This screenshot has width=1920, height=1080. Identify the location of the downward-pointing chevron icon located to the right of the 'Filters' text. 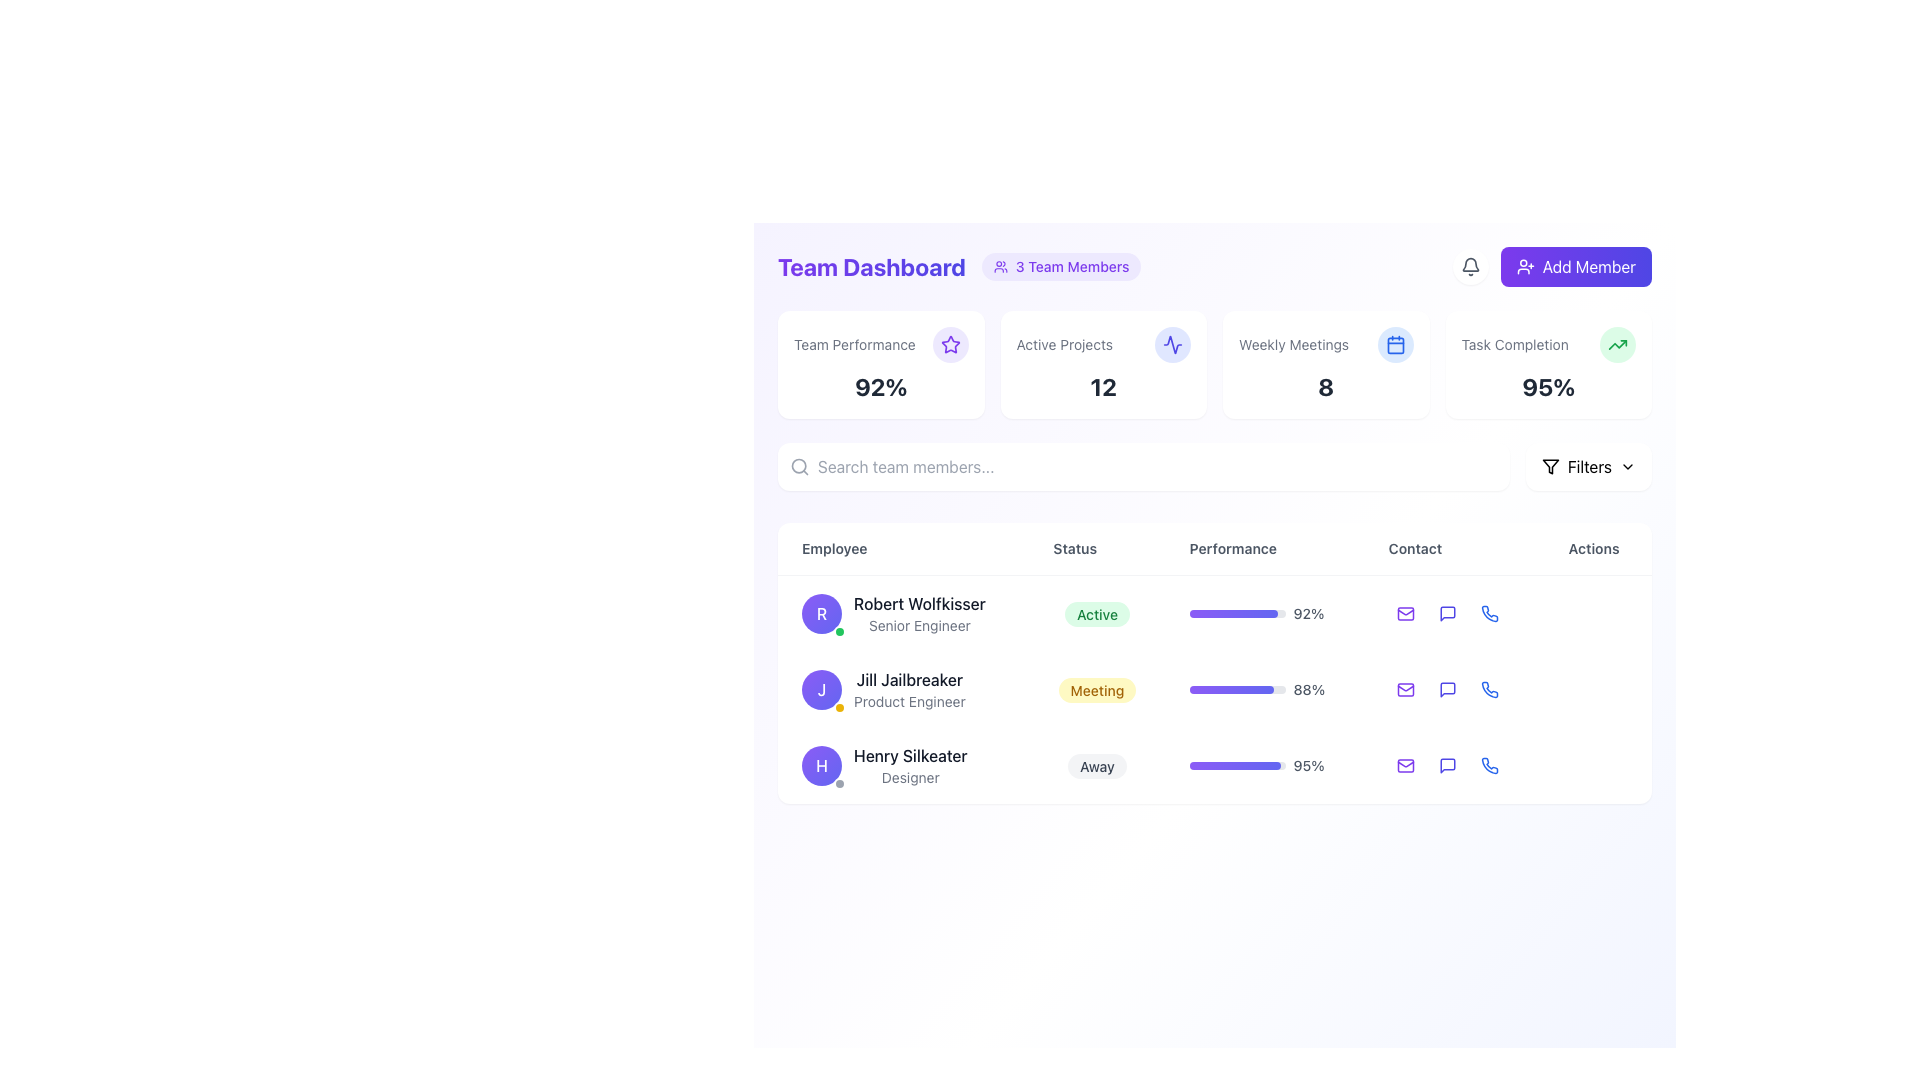
(1627, 466).